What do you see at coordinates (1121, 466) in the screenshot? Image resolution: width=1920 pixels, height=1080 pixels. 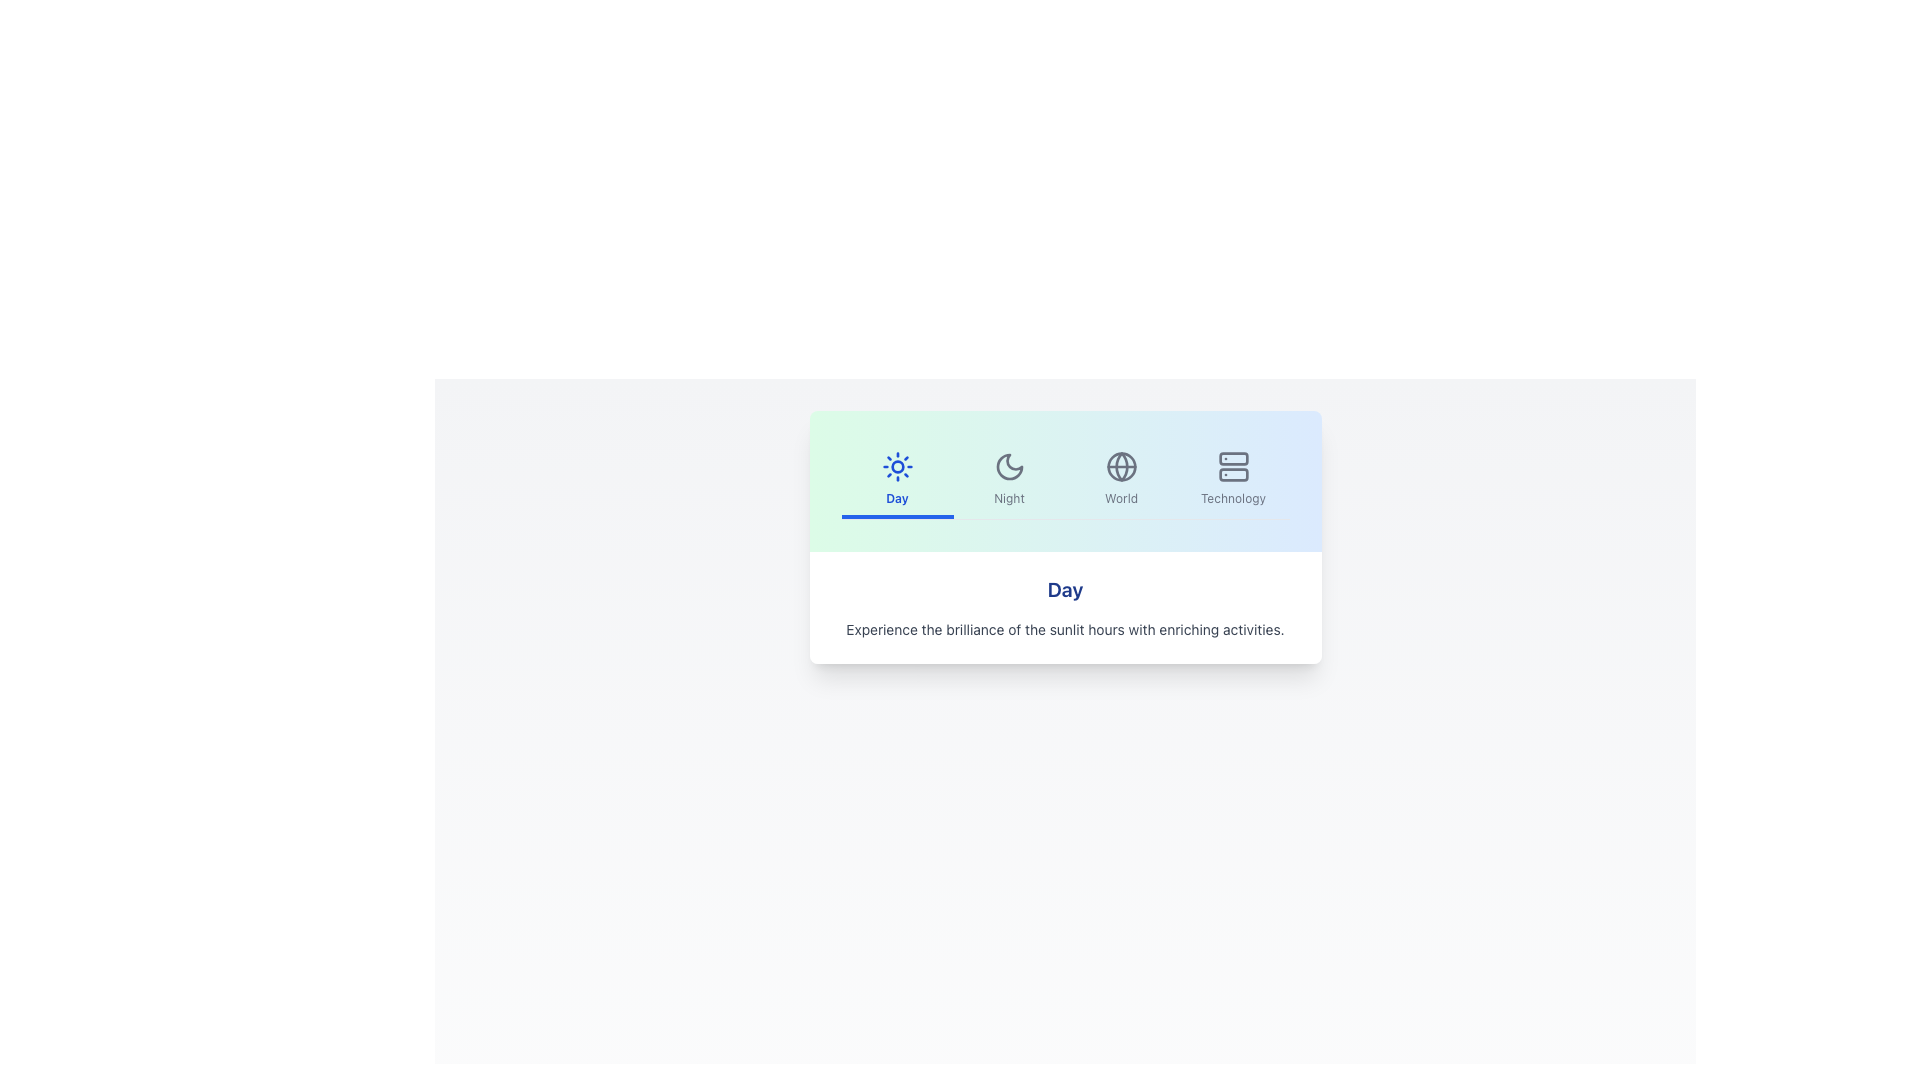 I see `the globe-shaped icon with gray strokes in the 'World' section of the menu` at bounding box center [1121, 466].